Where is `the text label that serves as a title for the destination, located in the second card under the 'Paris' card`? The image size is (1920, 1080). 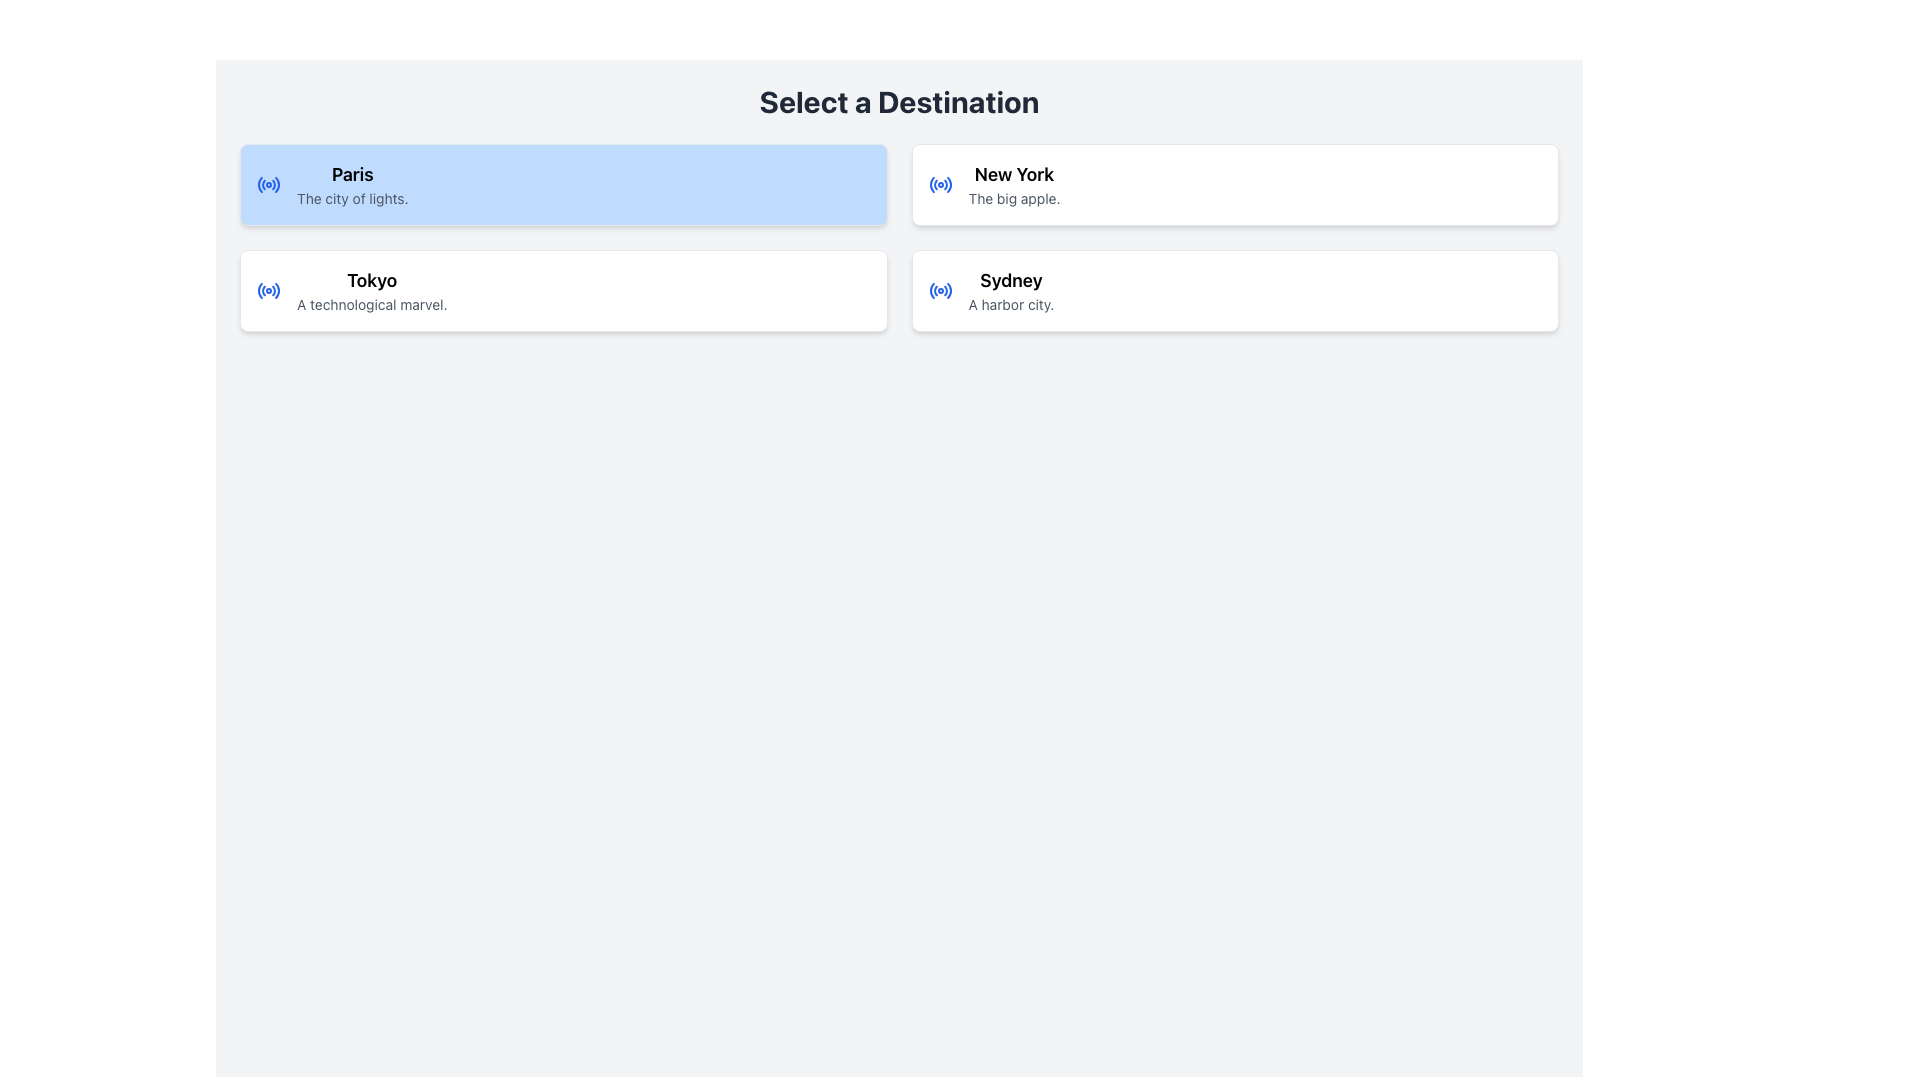
the text label that serves as a title for the destination, located in the second card under the 'Paris' card is located at coordinates (372, 281).